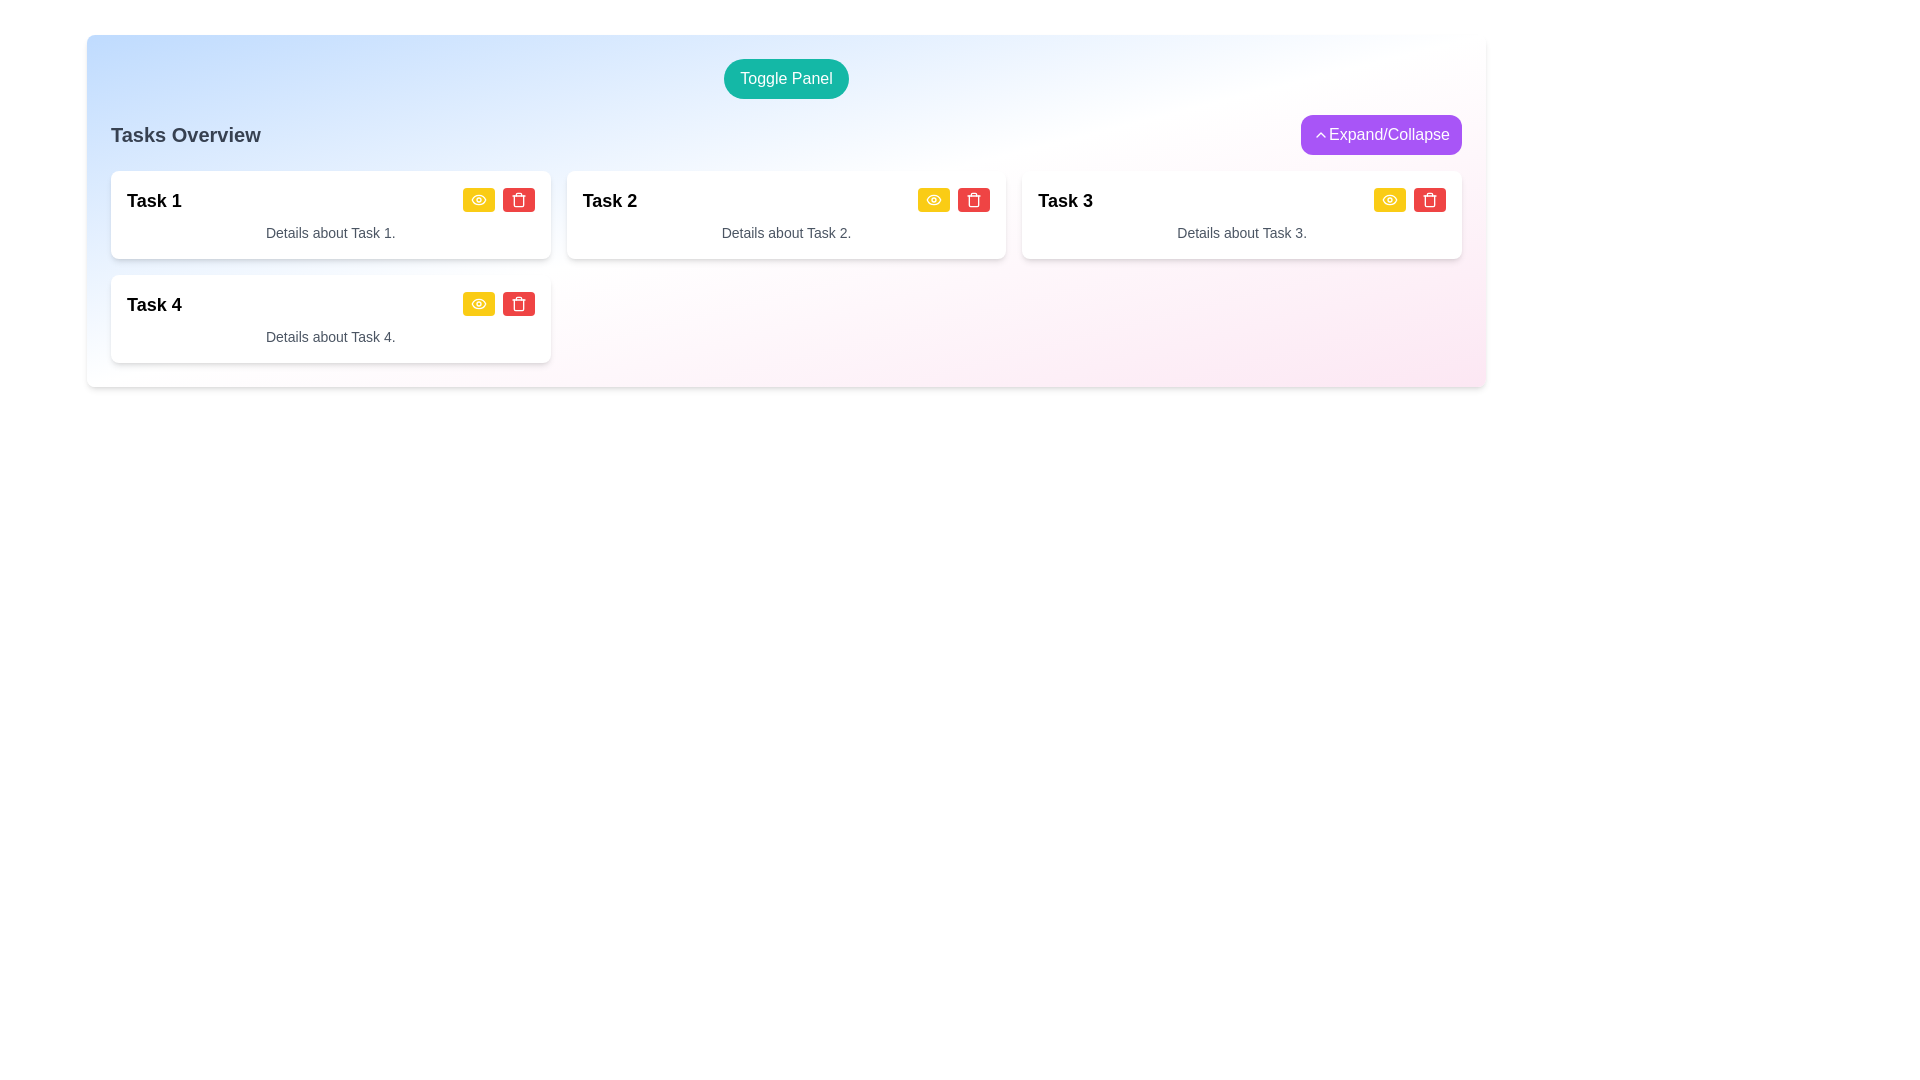  Describe the element at coordinates (1388, 199) in the screenshot. I see `the first button in the toolbar of the card for 'Task 3'` at that location.